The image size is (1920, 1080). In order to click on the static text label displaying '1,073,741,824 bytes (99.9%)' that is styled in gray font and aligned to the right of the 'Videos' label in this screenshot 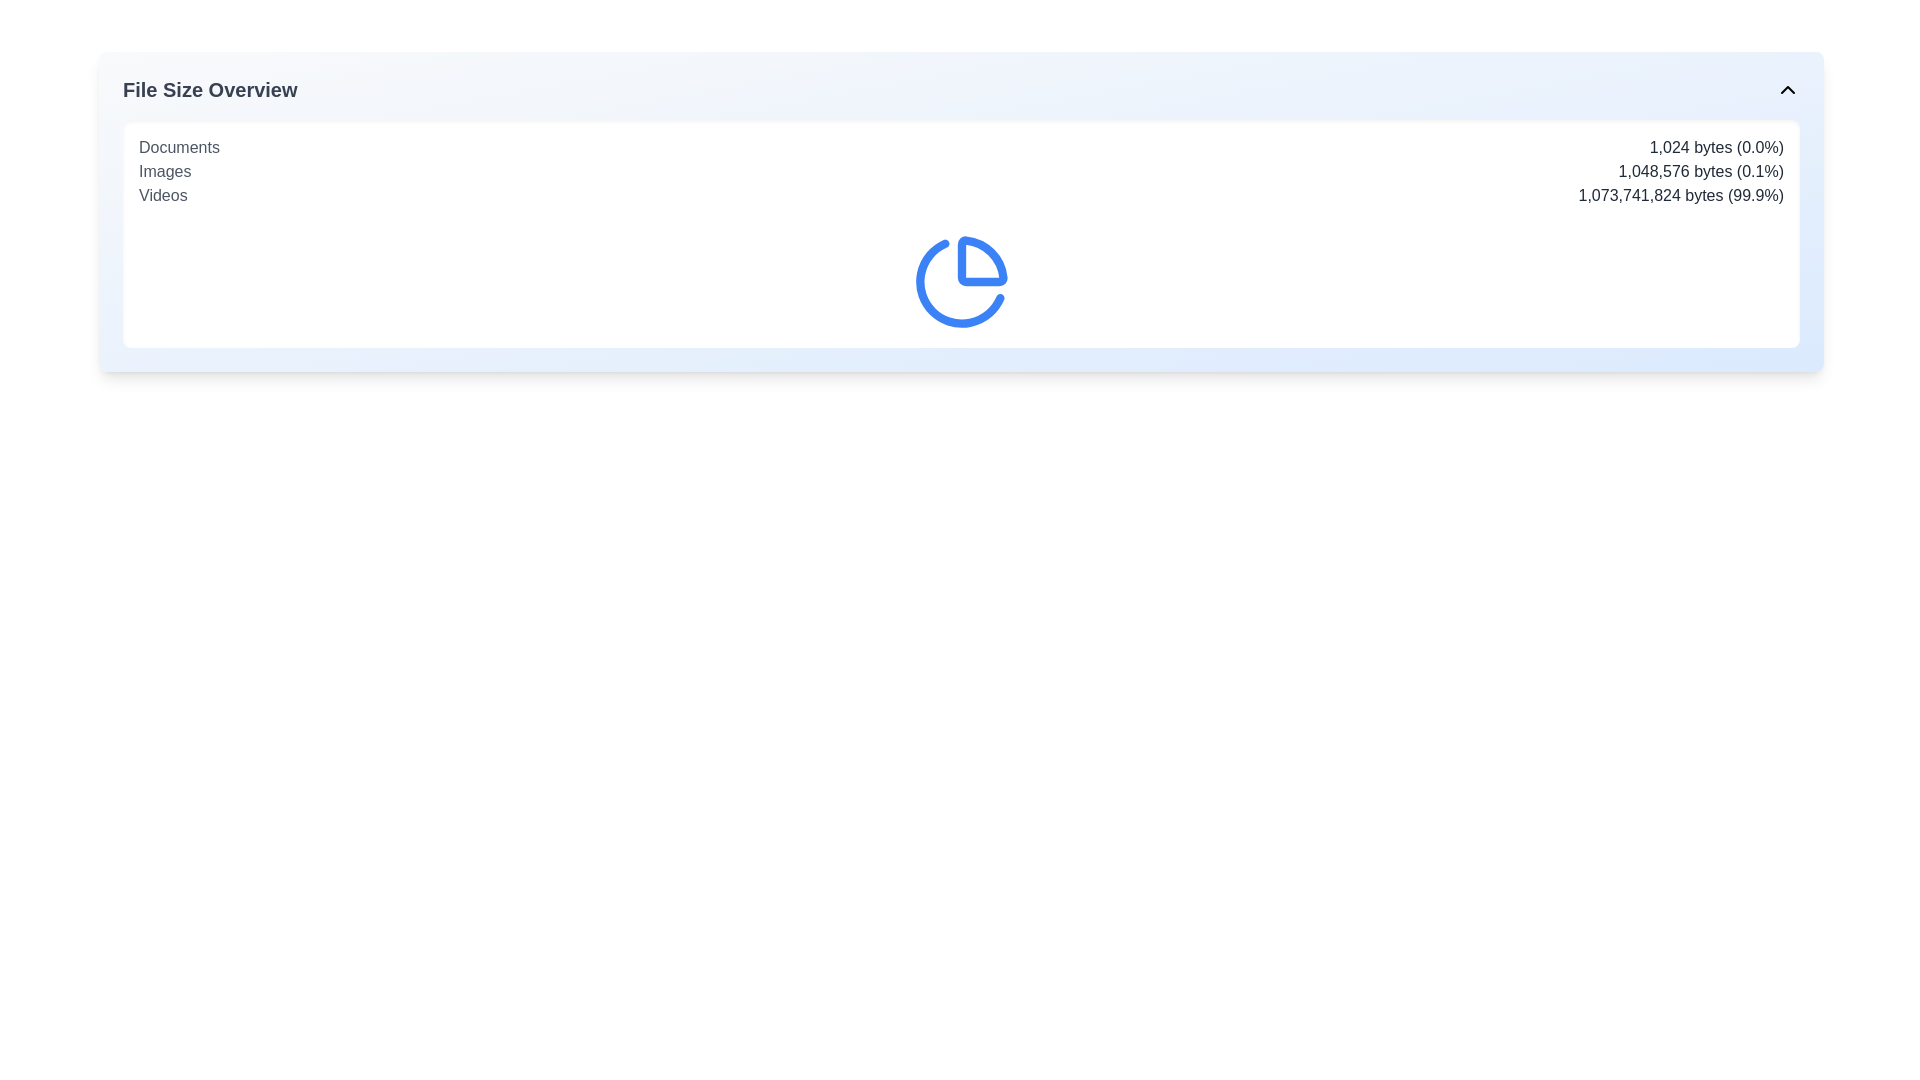, I will do `click(1680, 196)`.